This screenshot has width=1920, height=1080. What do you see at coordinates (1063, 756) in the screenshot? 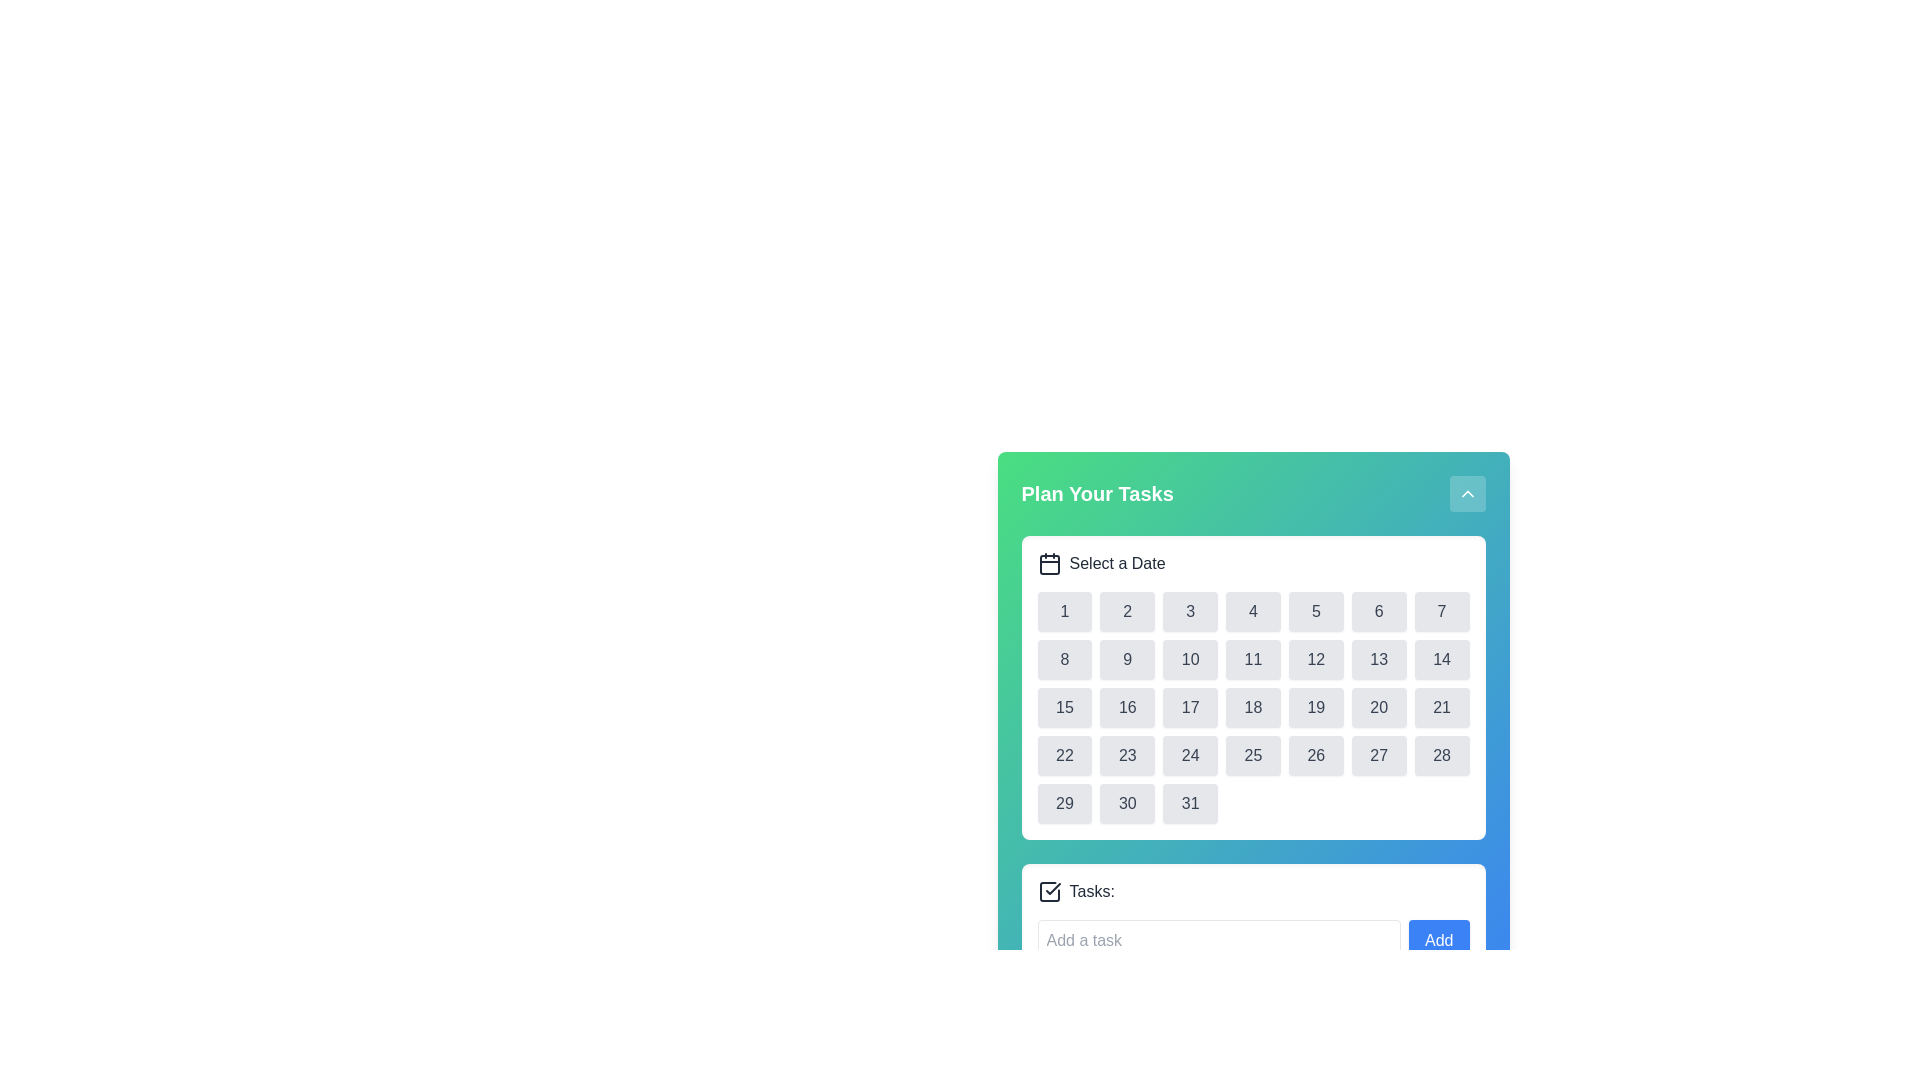
I see `the rounded rectangle button with a light gray background and the text '22' in dark gray, located in the first column of the fourth row in a grid layout` at bounding box center [1063, 756].